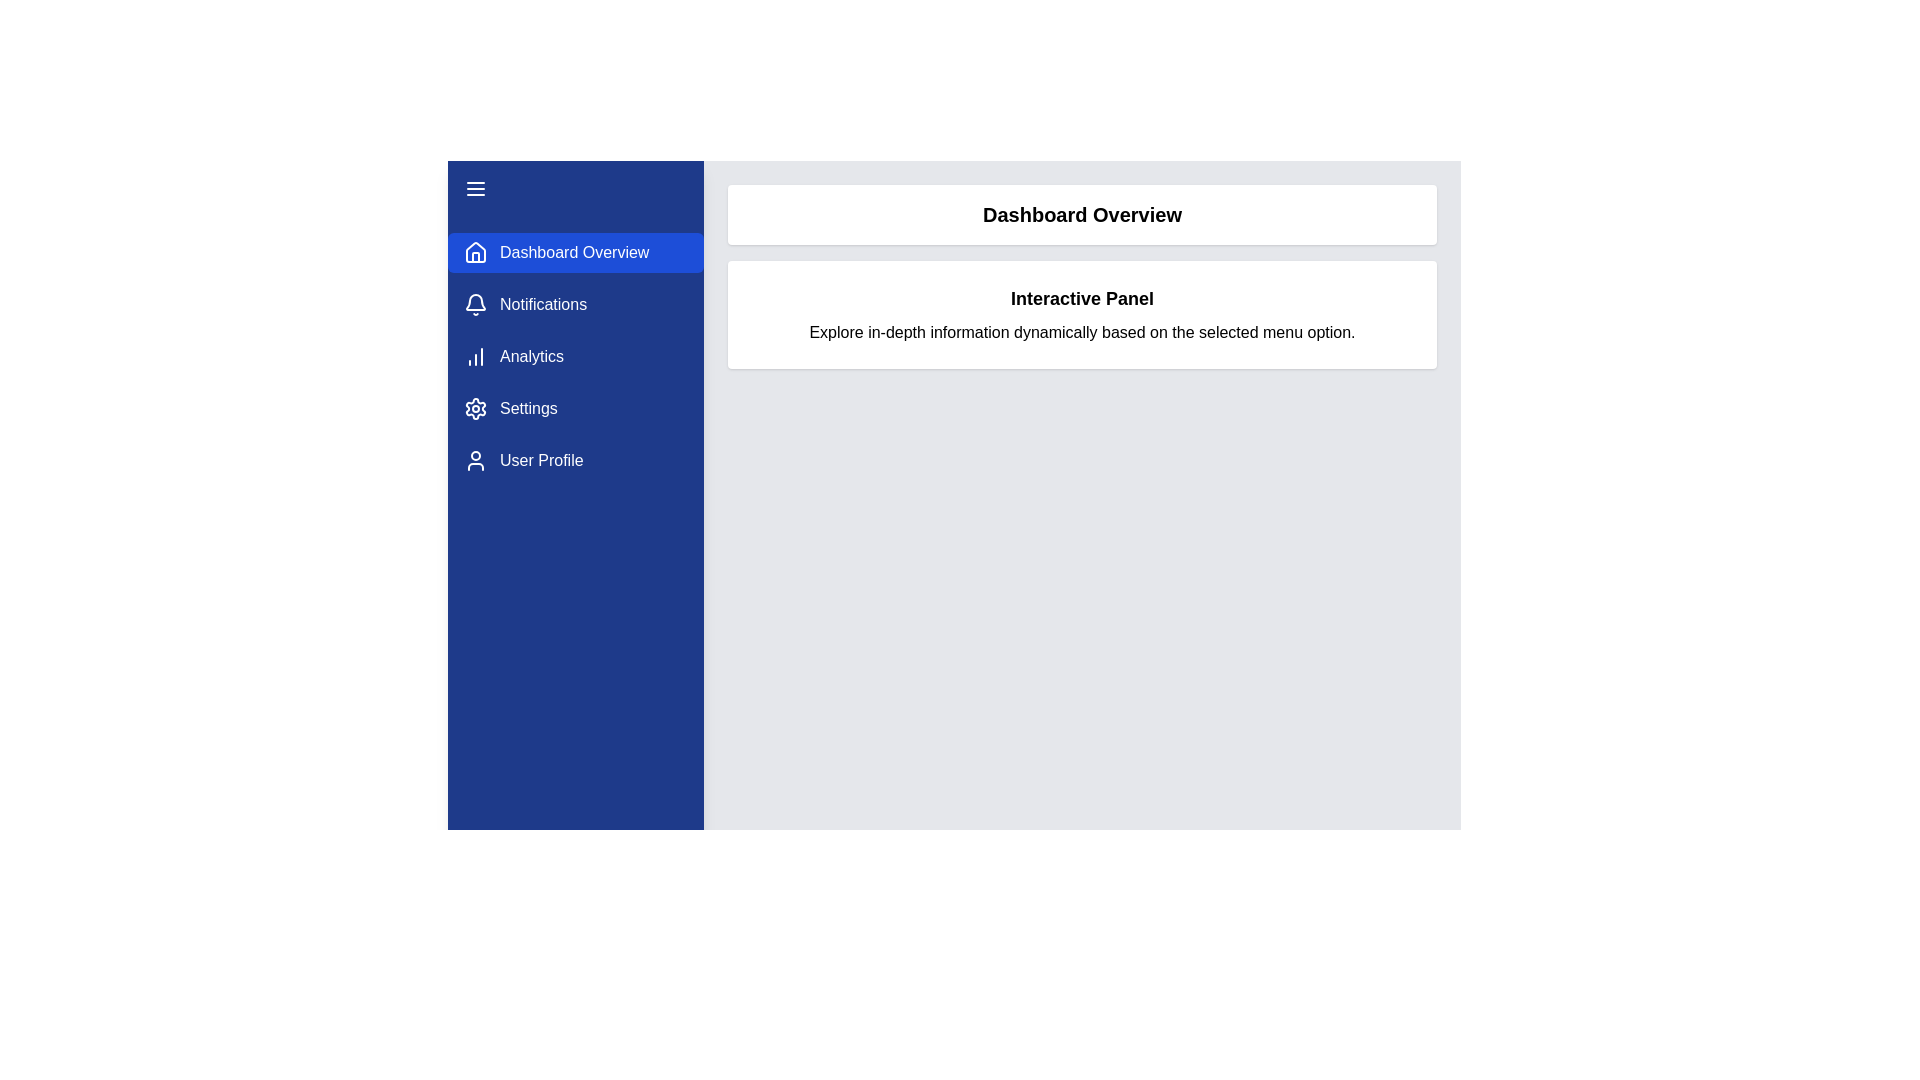 This screenshot has width=1920, height=1080. Describe the element at coordinates (474, 461) in the screenshot. I see `the 'User Profile' icon located on the sidebar navigation menu, which is positioned to the left of the text 'User Profile'` at that location.